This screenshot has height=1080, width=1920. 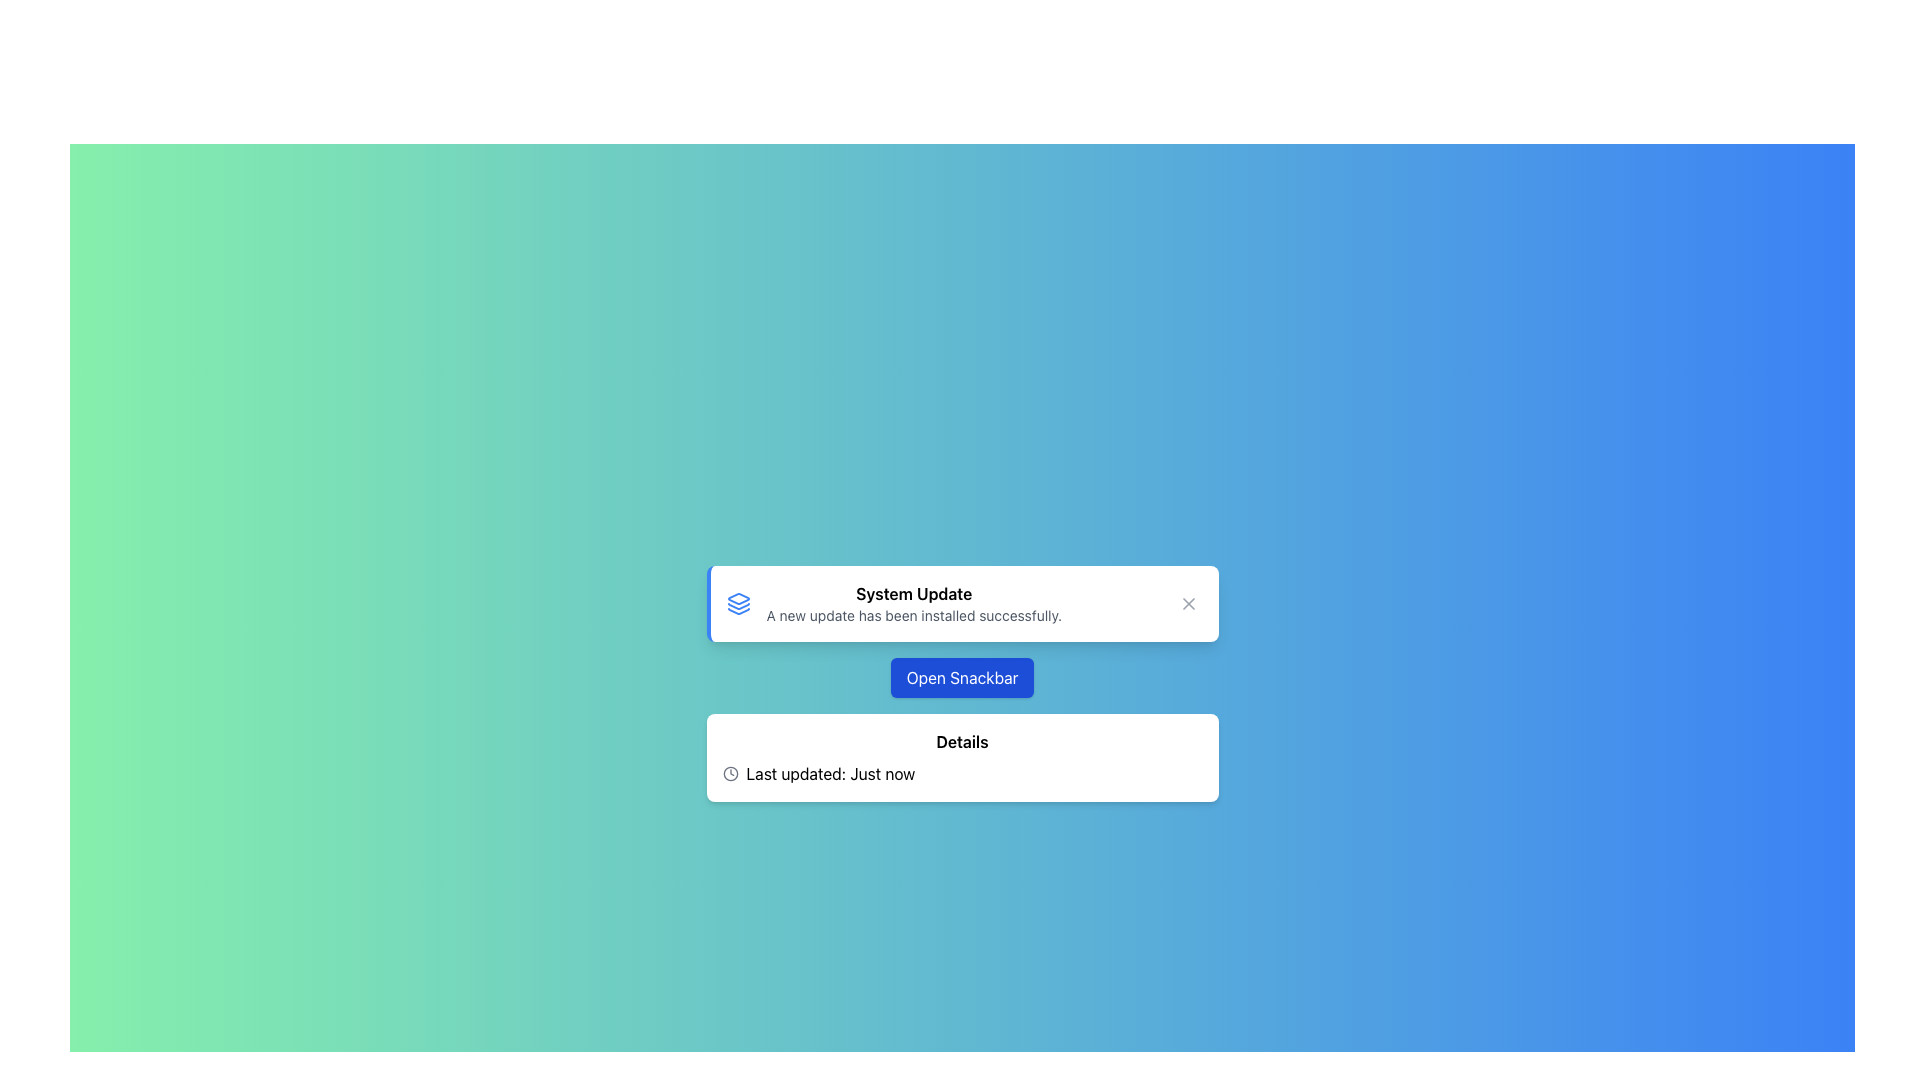 What do you see at coordinates (729, 773) in the screenshot?
I see `the outer circle of the clock icon which is positioned adjacent to the 'Details' label and near the 'Last updated: Just now' text` at bounding box center [729, 773].